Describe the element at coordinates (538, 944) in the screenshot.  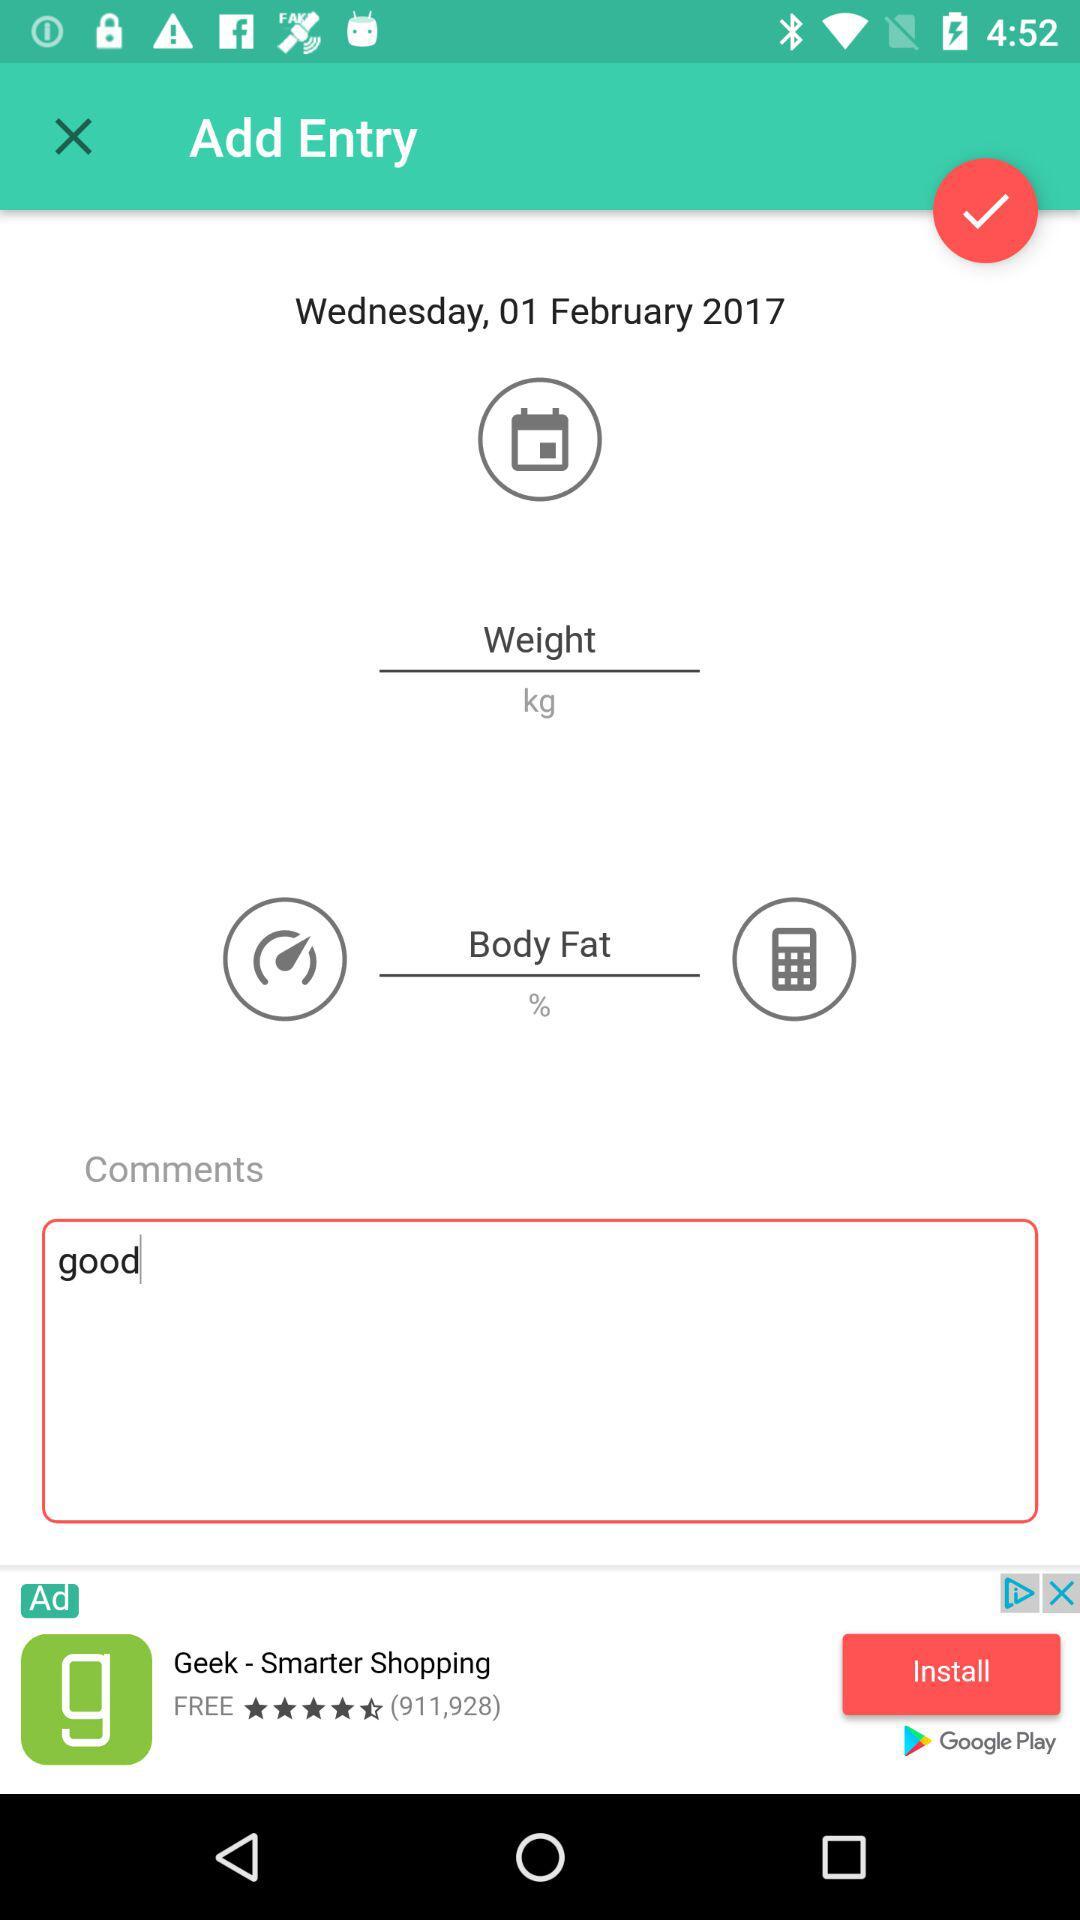
I see `body fat value` at that location.